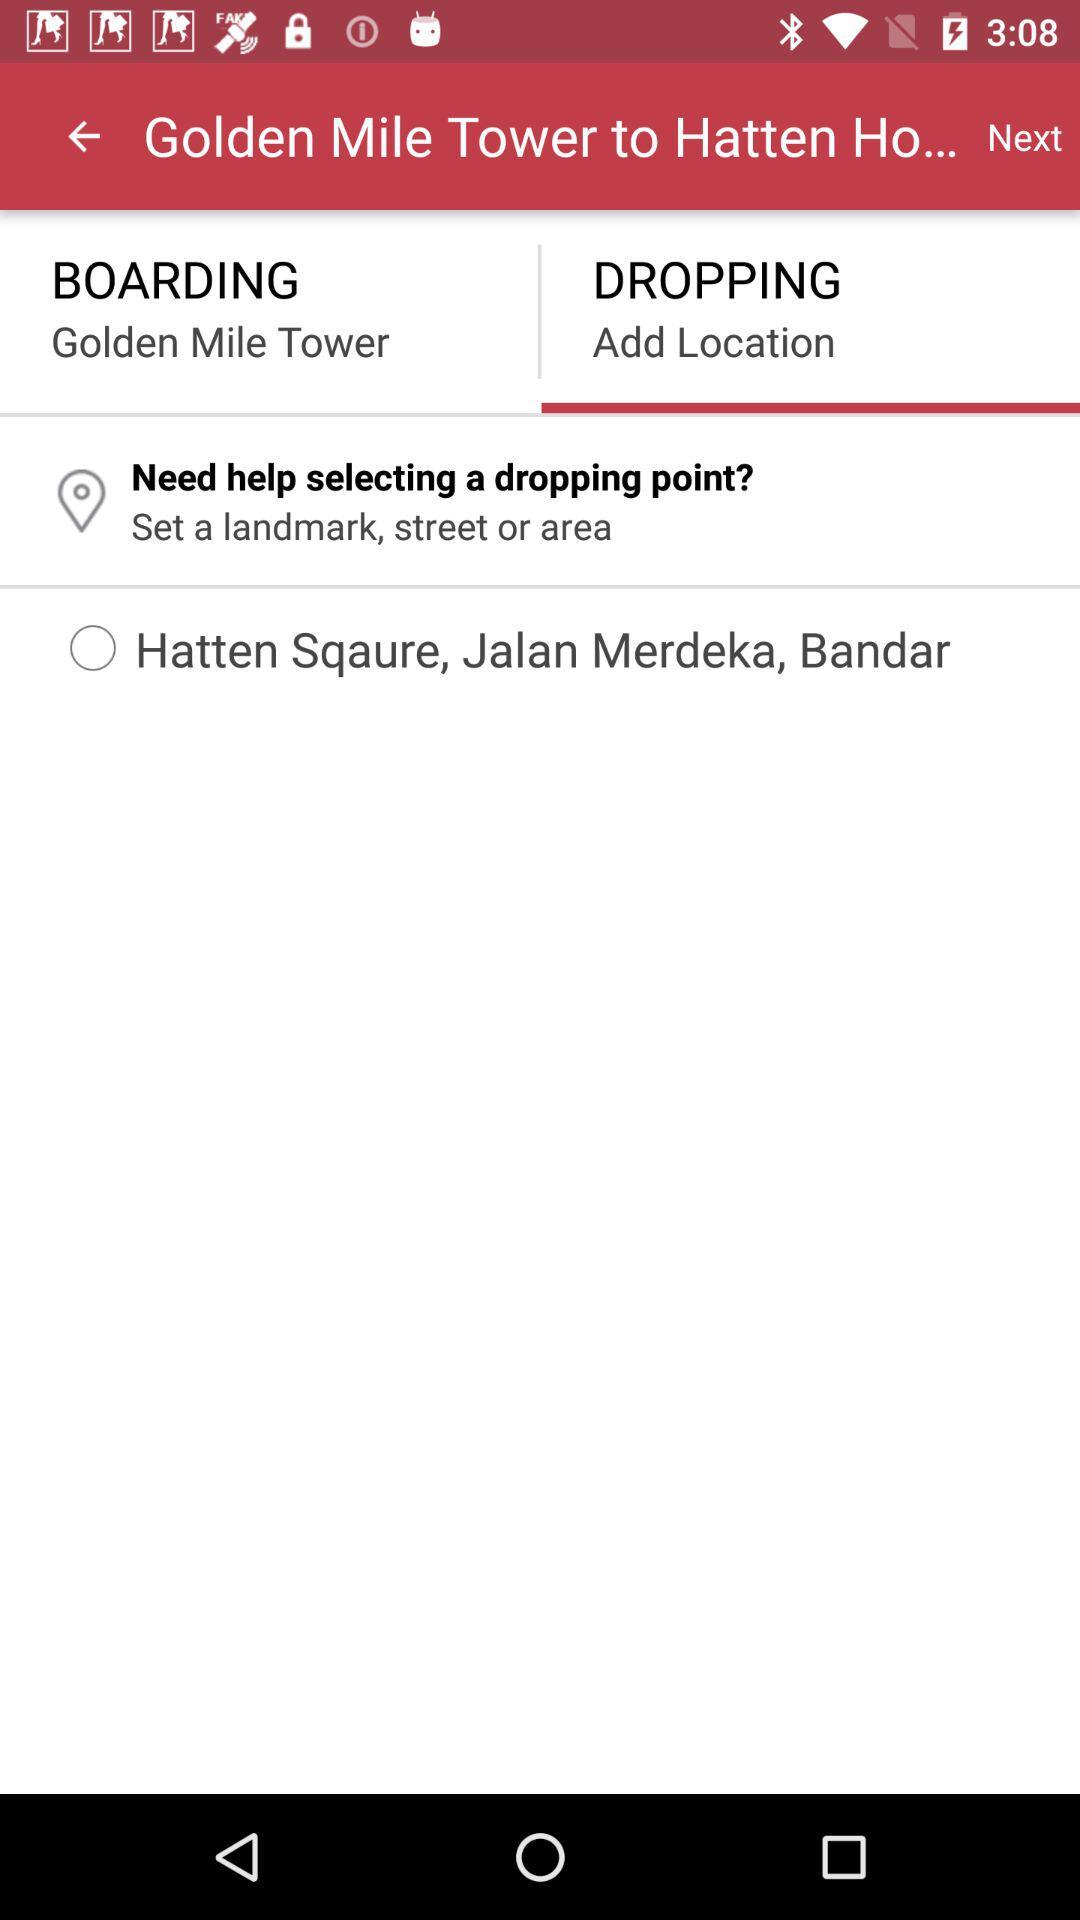 The image size is (1080, 1920). Describe the element at coordinates (83, 135) in the screenshot. I see `the item to the left of the golden mile tower icon` at that location.